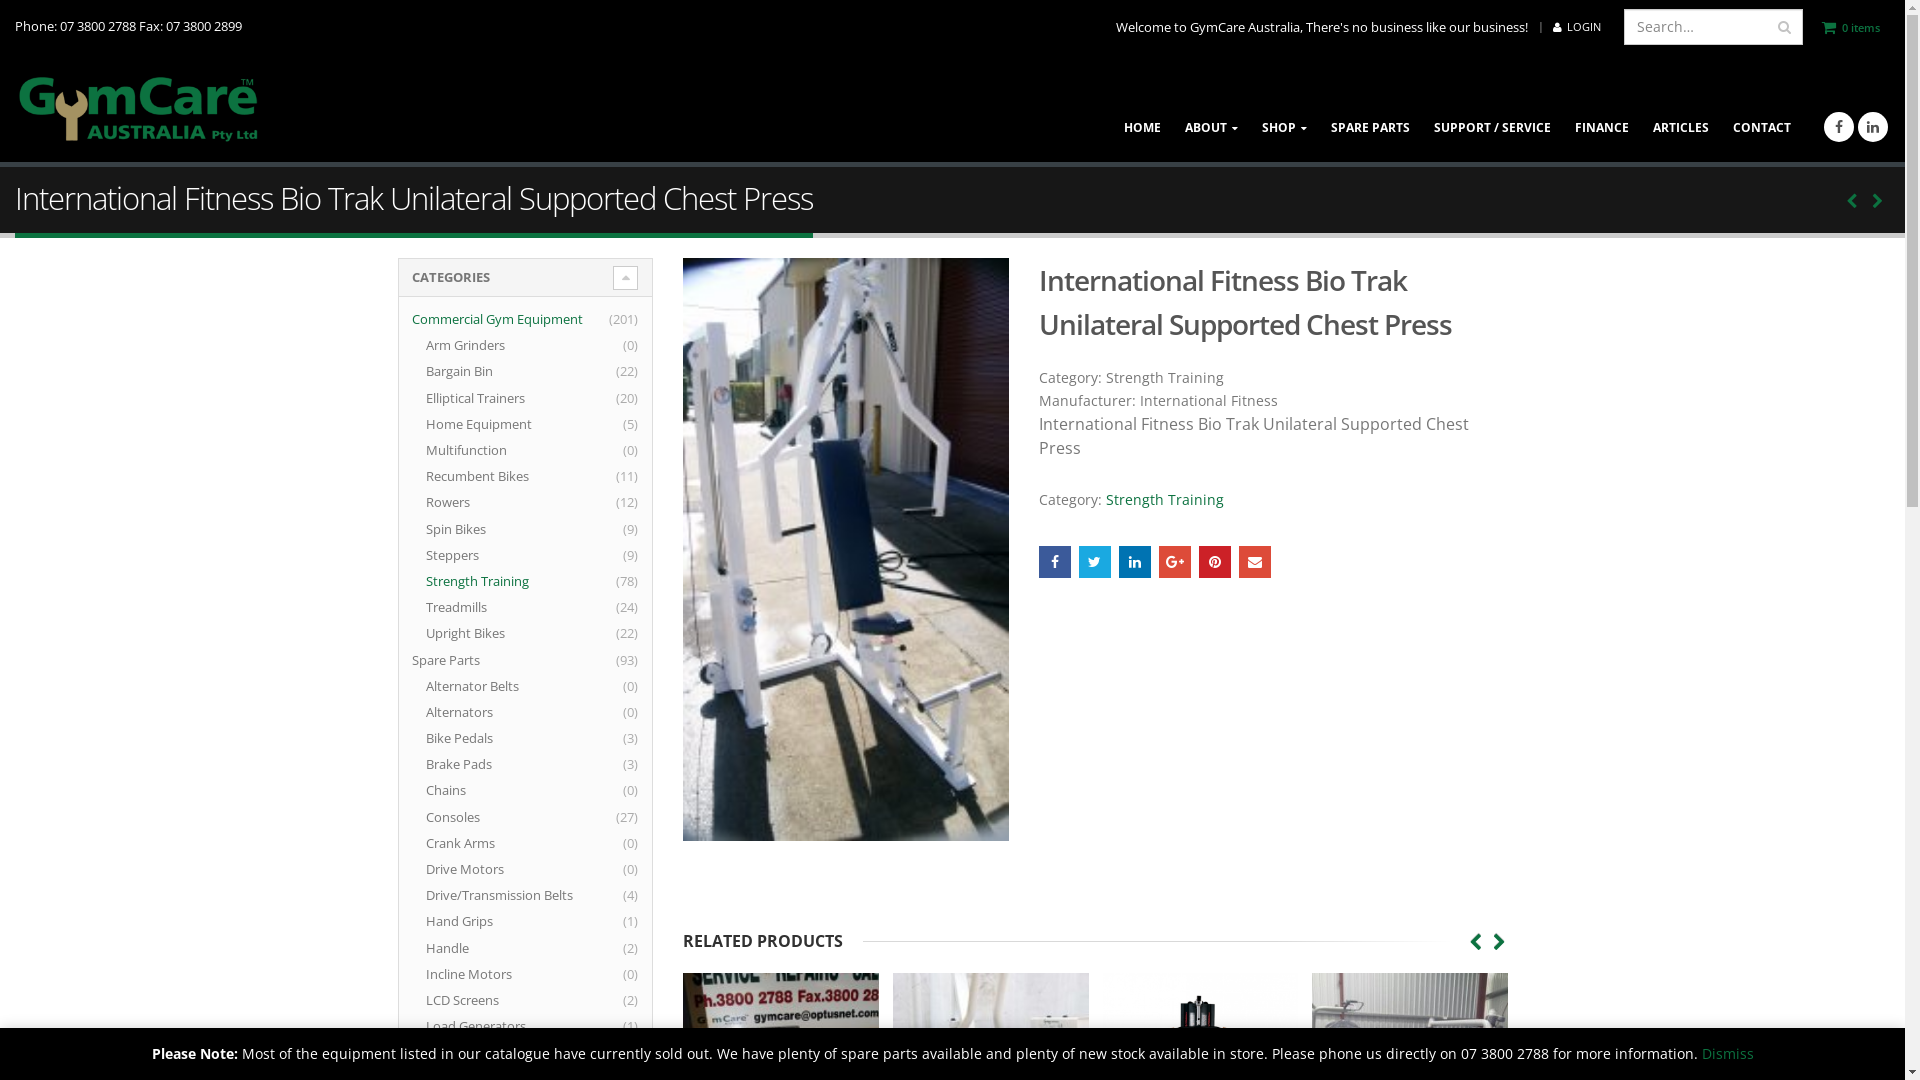  What do you see at coordinates (138, 108) in the screenshot?
I see `'GymCare Australia - There's no business like our business'` at bounding box center [138, 108].